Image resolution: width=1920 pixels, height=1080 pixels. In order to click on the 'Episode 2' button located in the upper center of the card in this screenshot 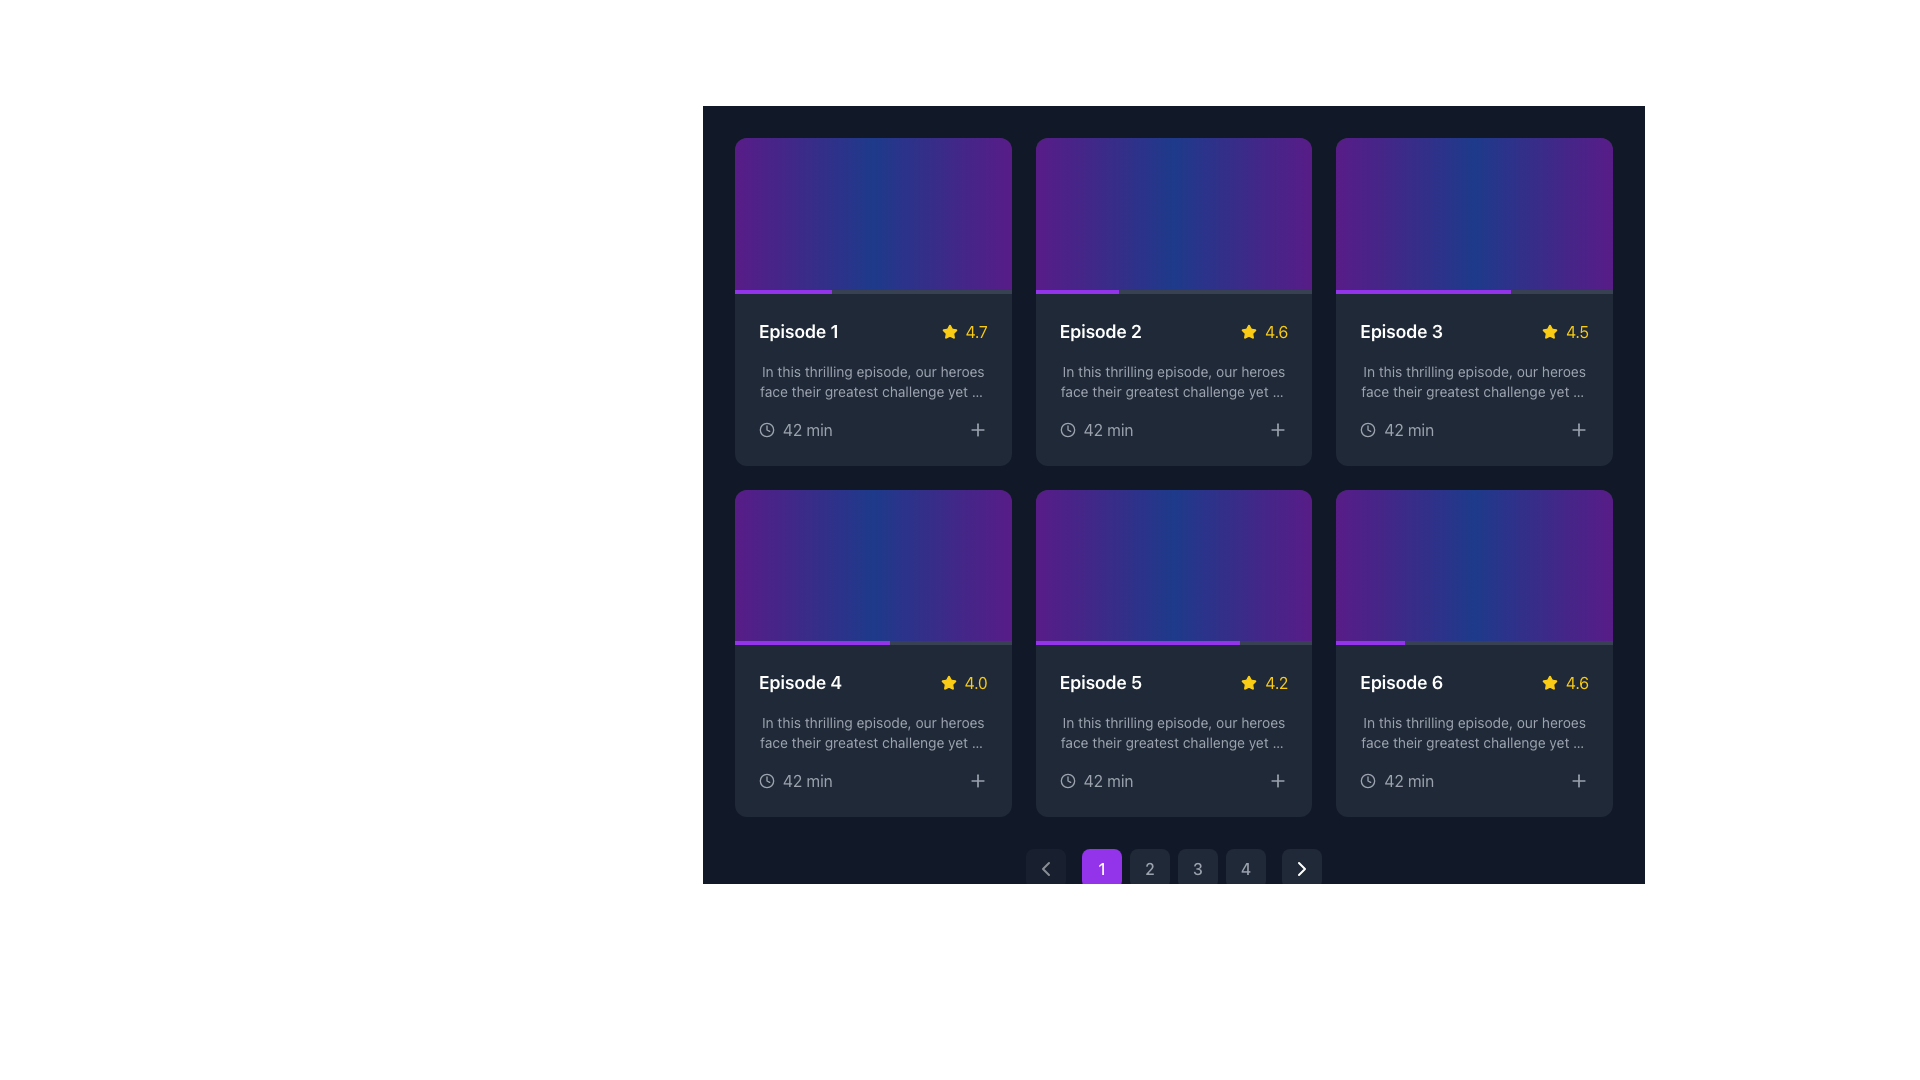, I will do `click(1173, 215)`.